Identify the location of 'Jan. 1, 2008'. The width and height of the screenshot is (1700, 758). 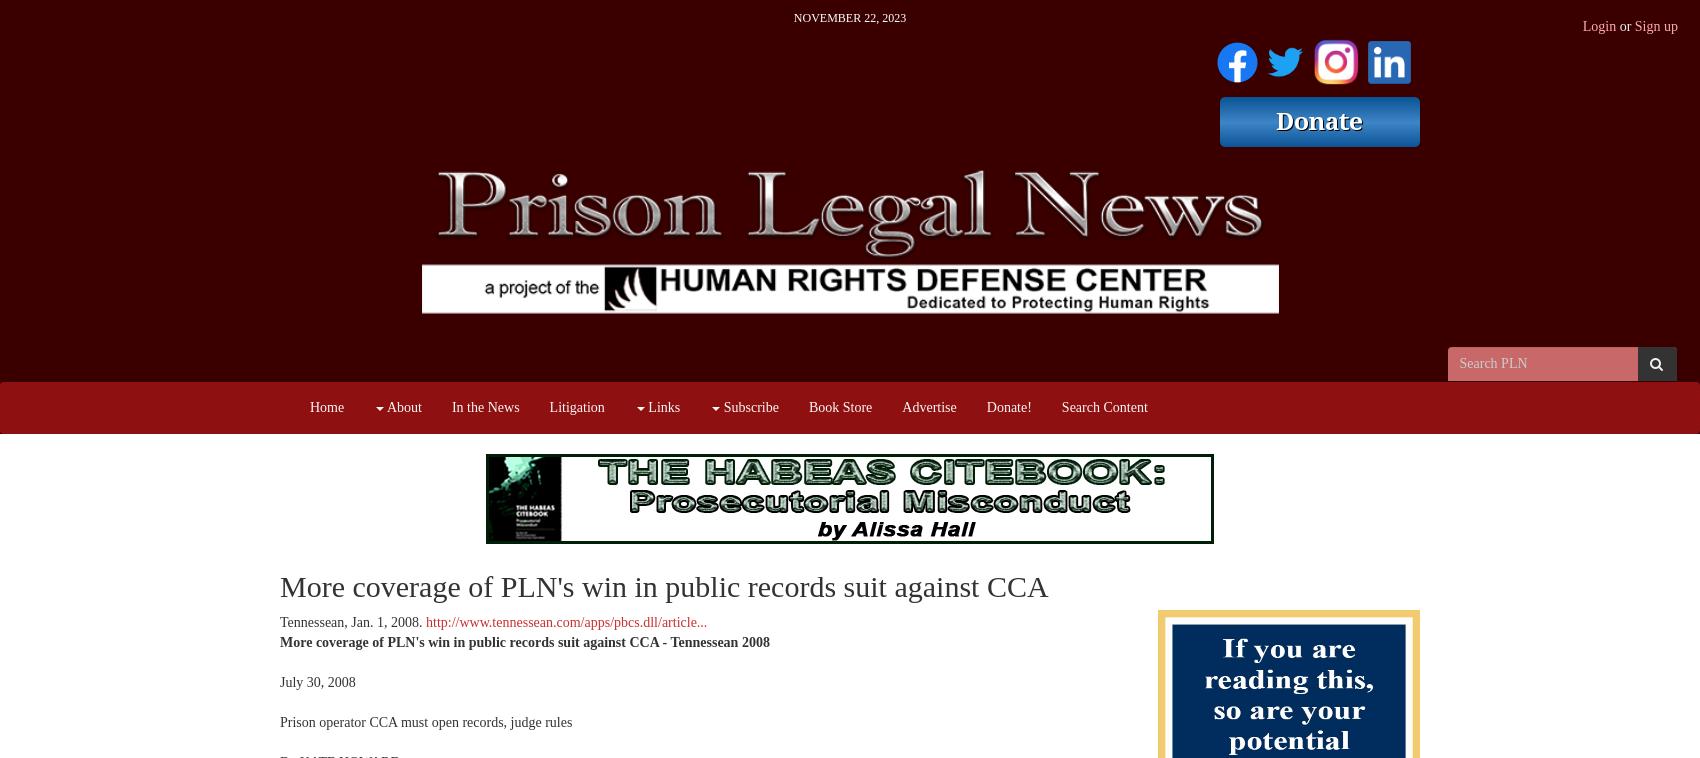
(384, 622).